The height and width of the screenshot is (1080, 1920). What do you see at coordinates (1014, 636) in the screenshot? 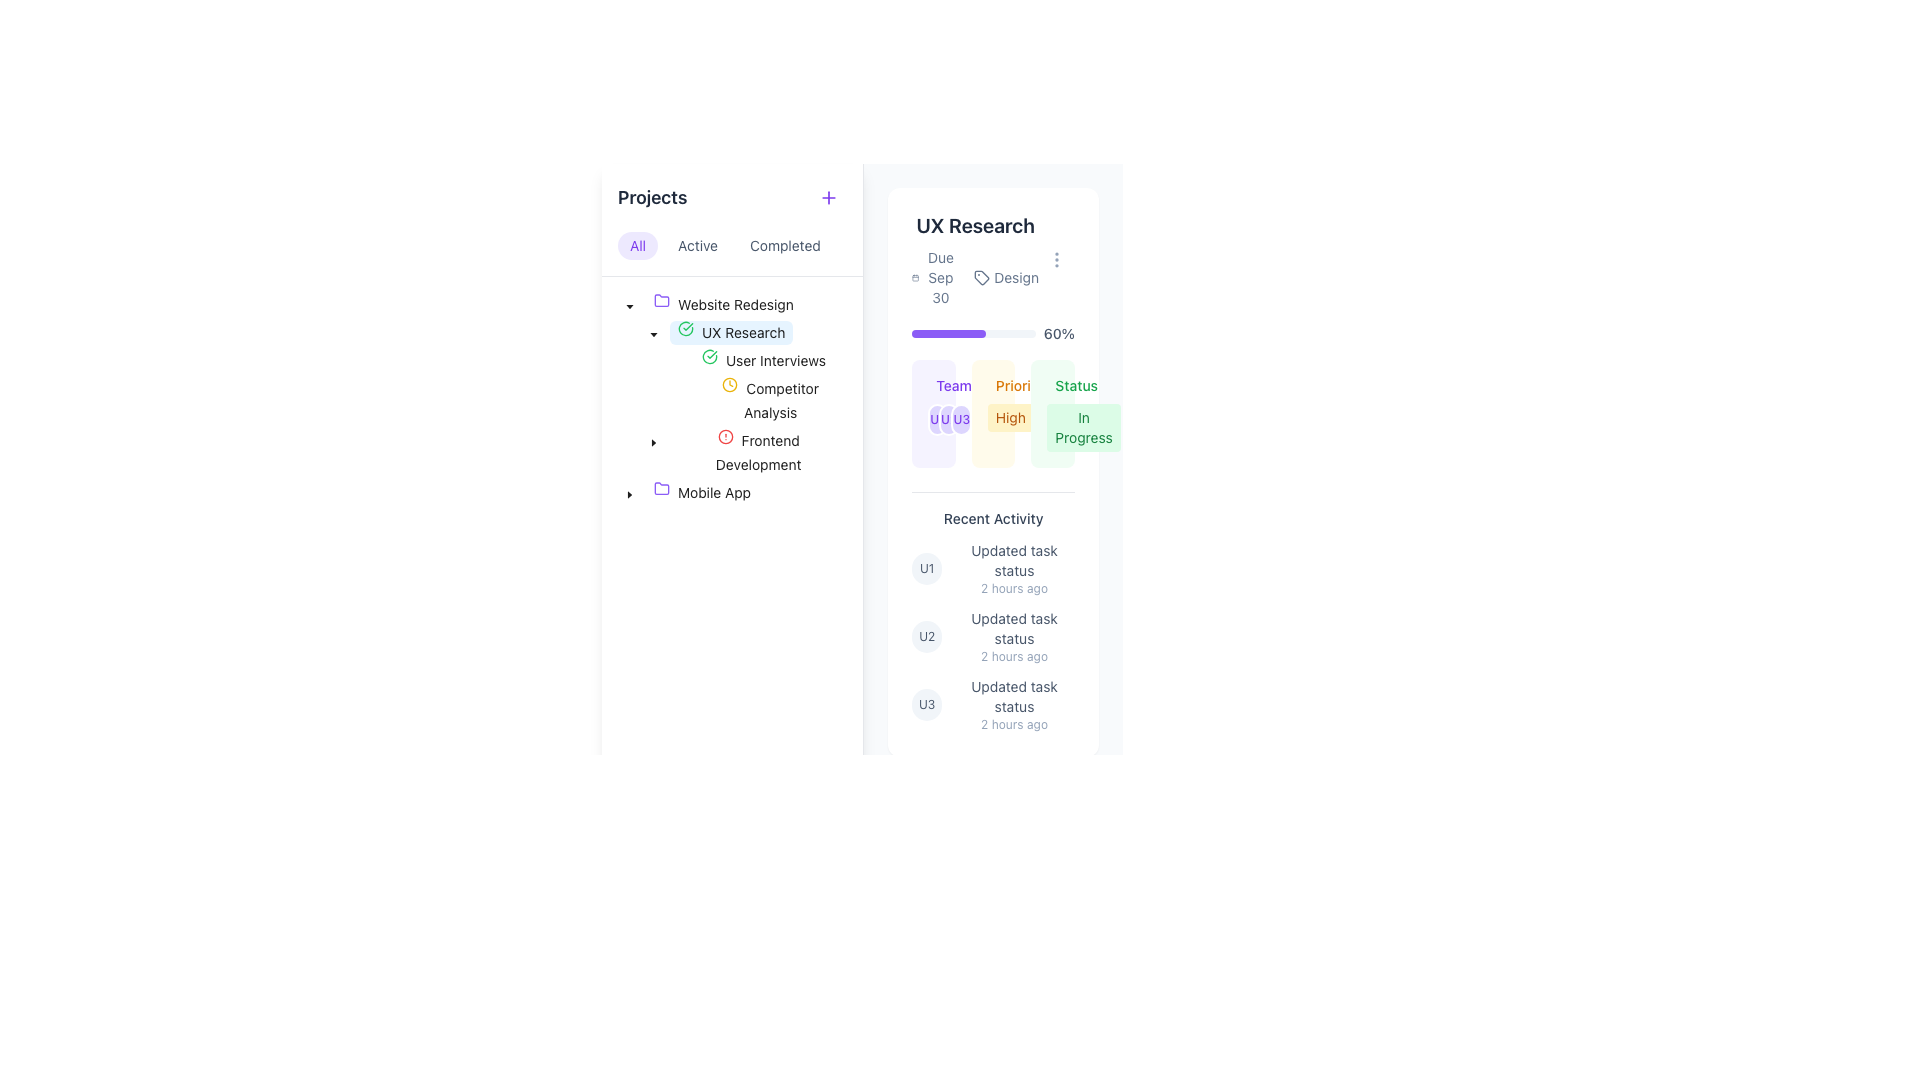
I see `the 'Updated task status' text entry with timestamp located in the 'Recent Activity' section of the 'UX Research' panel` at bounding box center [1014, 636].